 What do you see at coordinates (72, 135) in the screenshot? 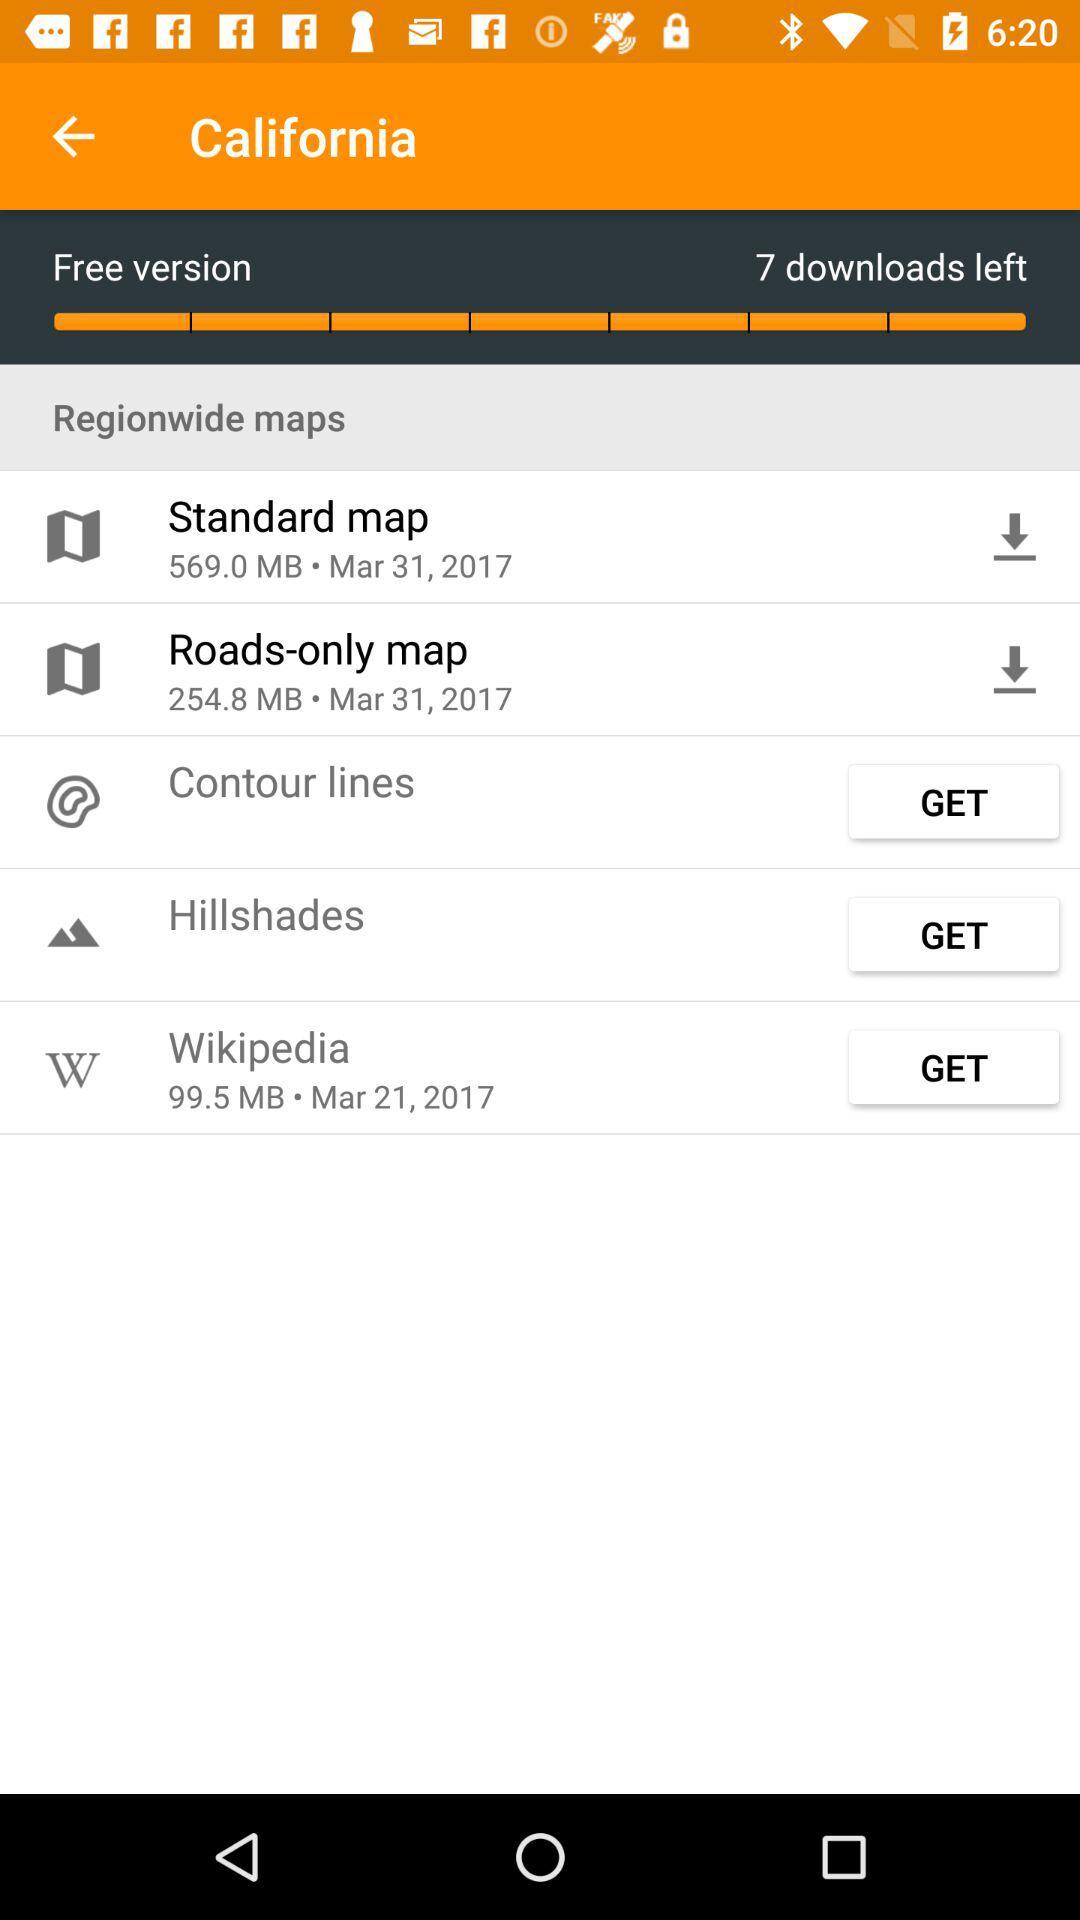
I see `app next to the california app` at bounding box center [72, 135].